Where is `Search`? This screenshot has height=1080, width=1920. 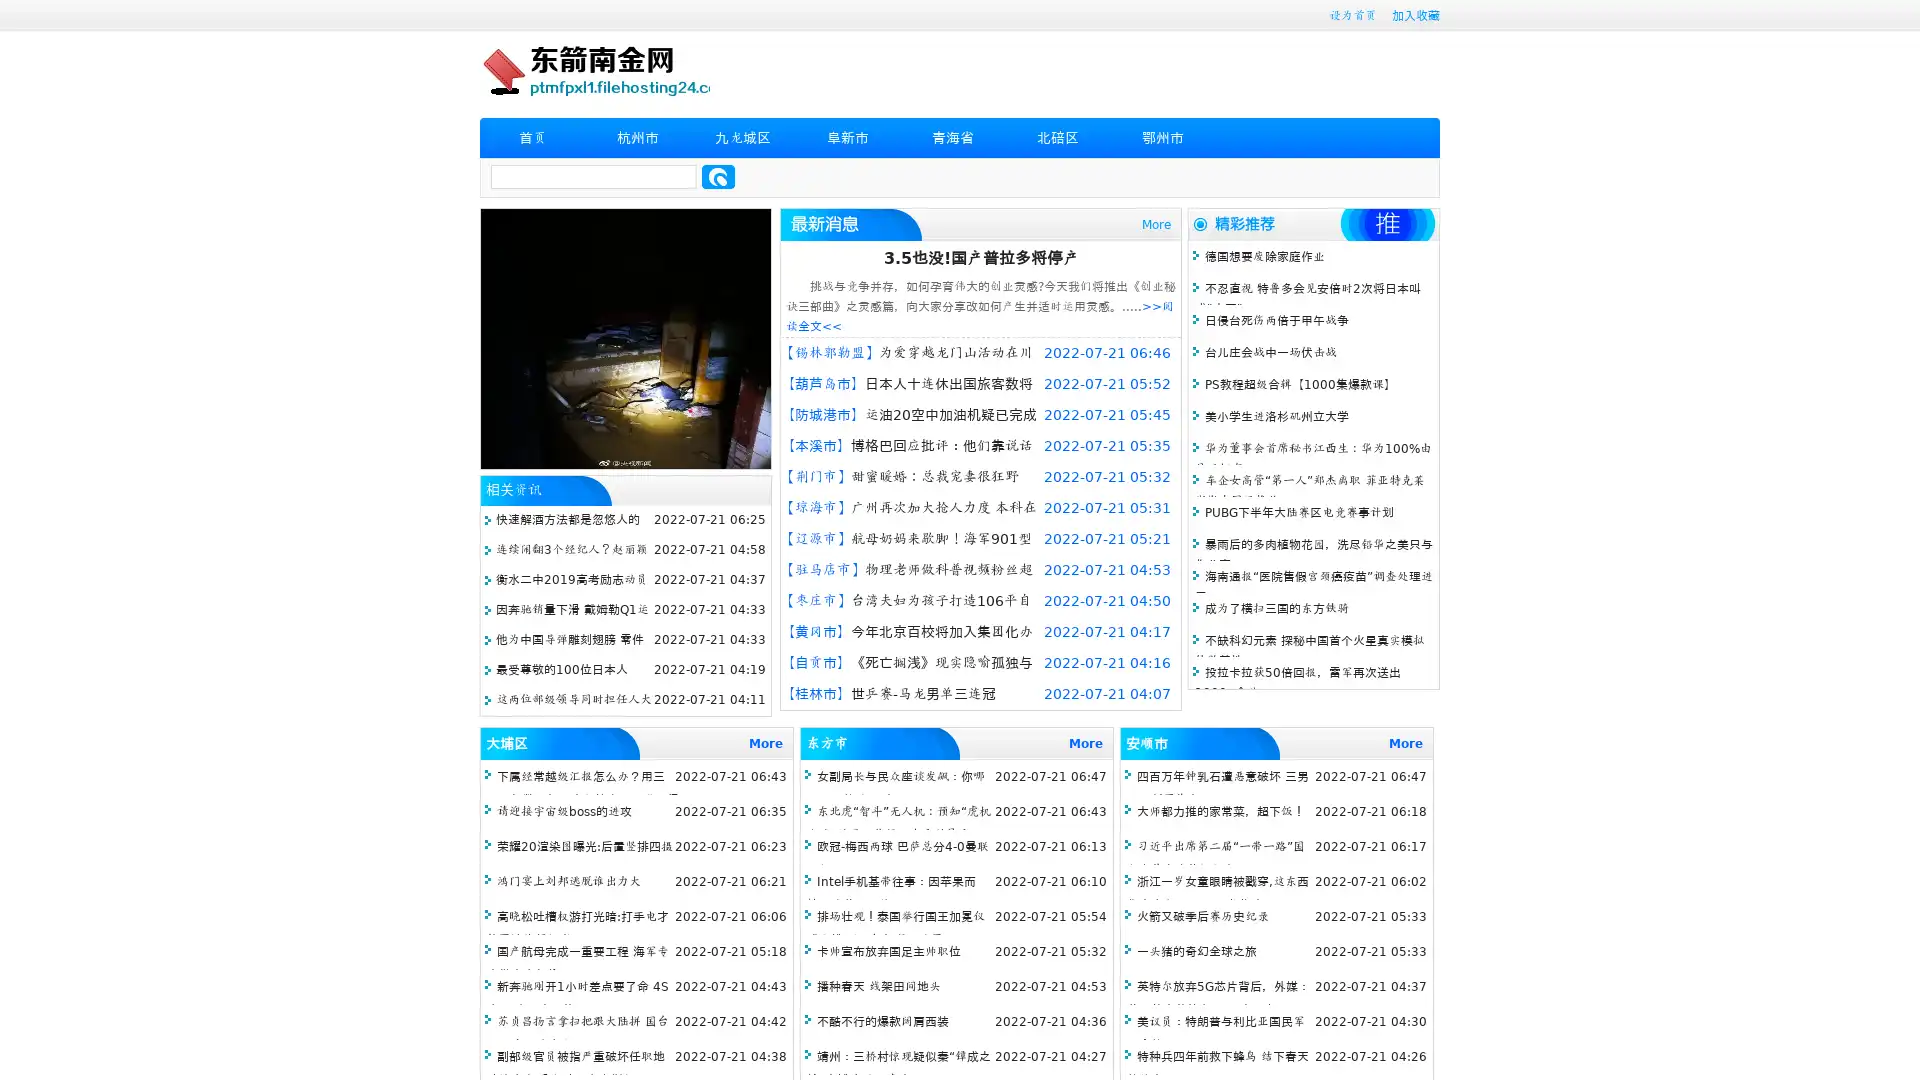 Search is located at coordinates (718, 176).